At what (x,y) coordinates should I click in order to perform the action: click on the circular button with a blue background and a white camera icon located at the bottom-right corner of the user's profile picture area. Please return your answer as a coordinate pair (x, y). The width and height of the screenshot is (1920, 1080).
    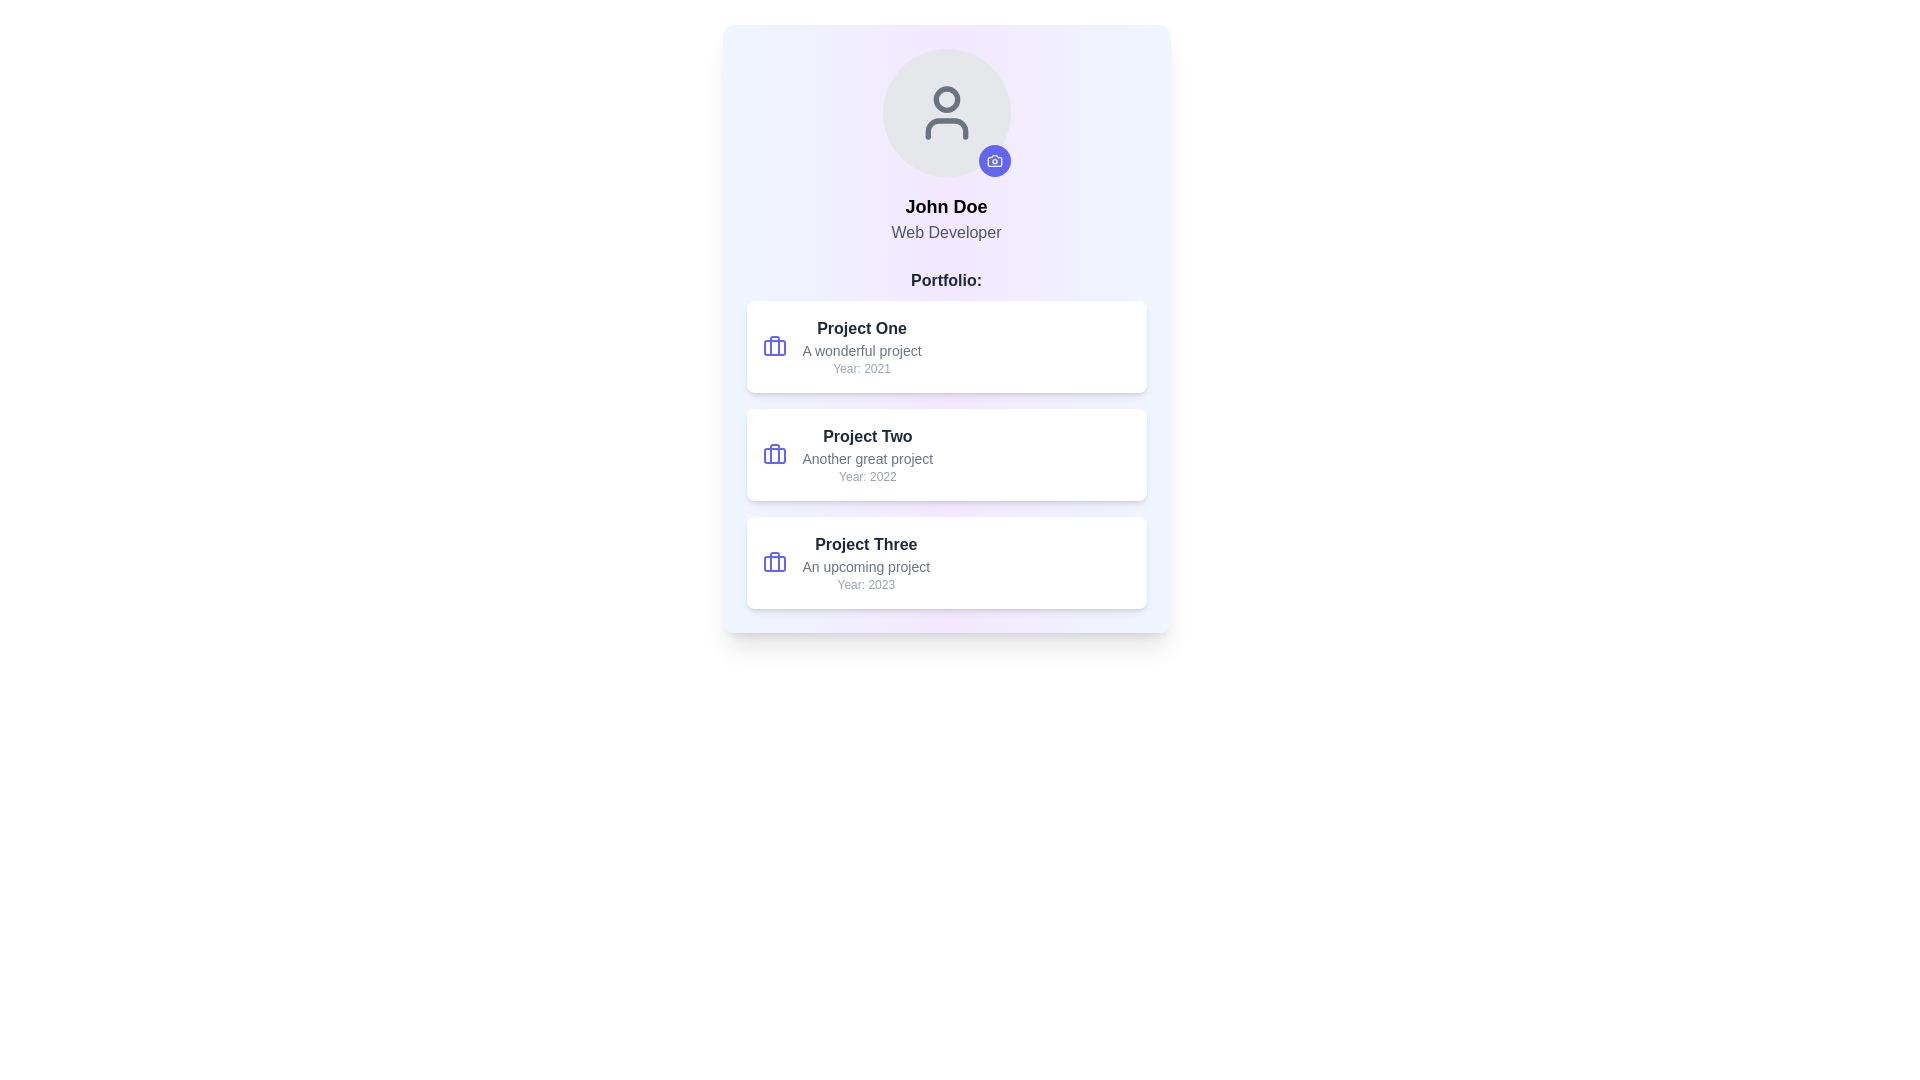
    Looking at the image, I should click on (994, 160).